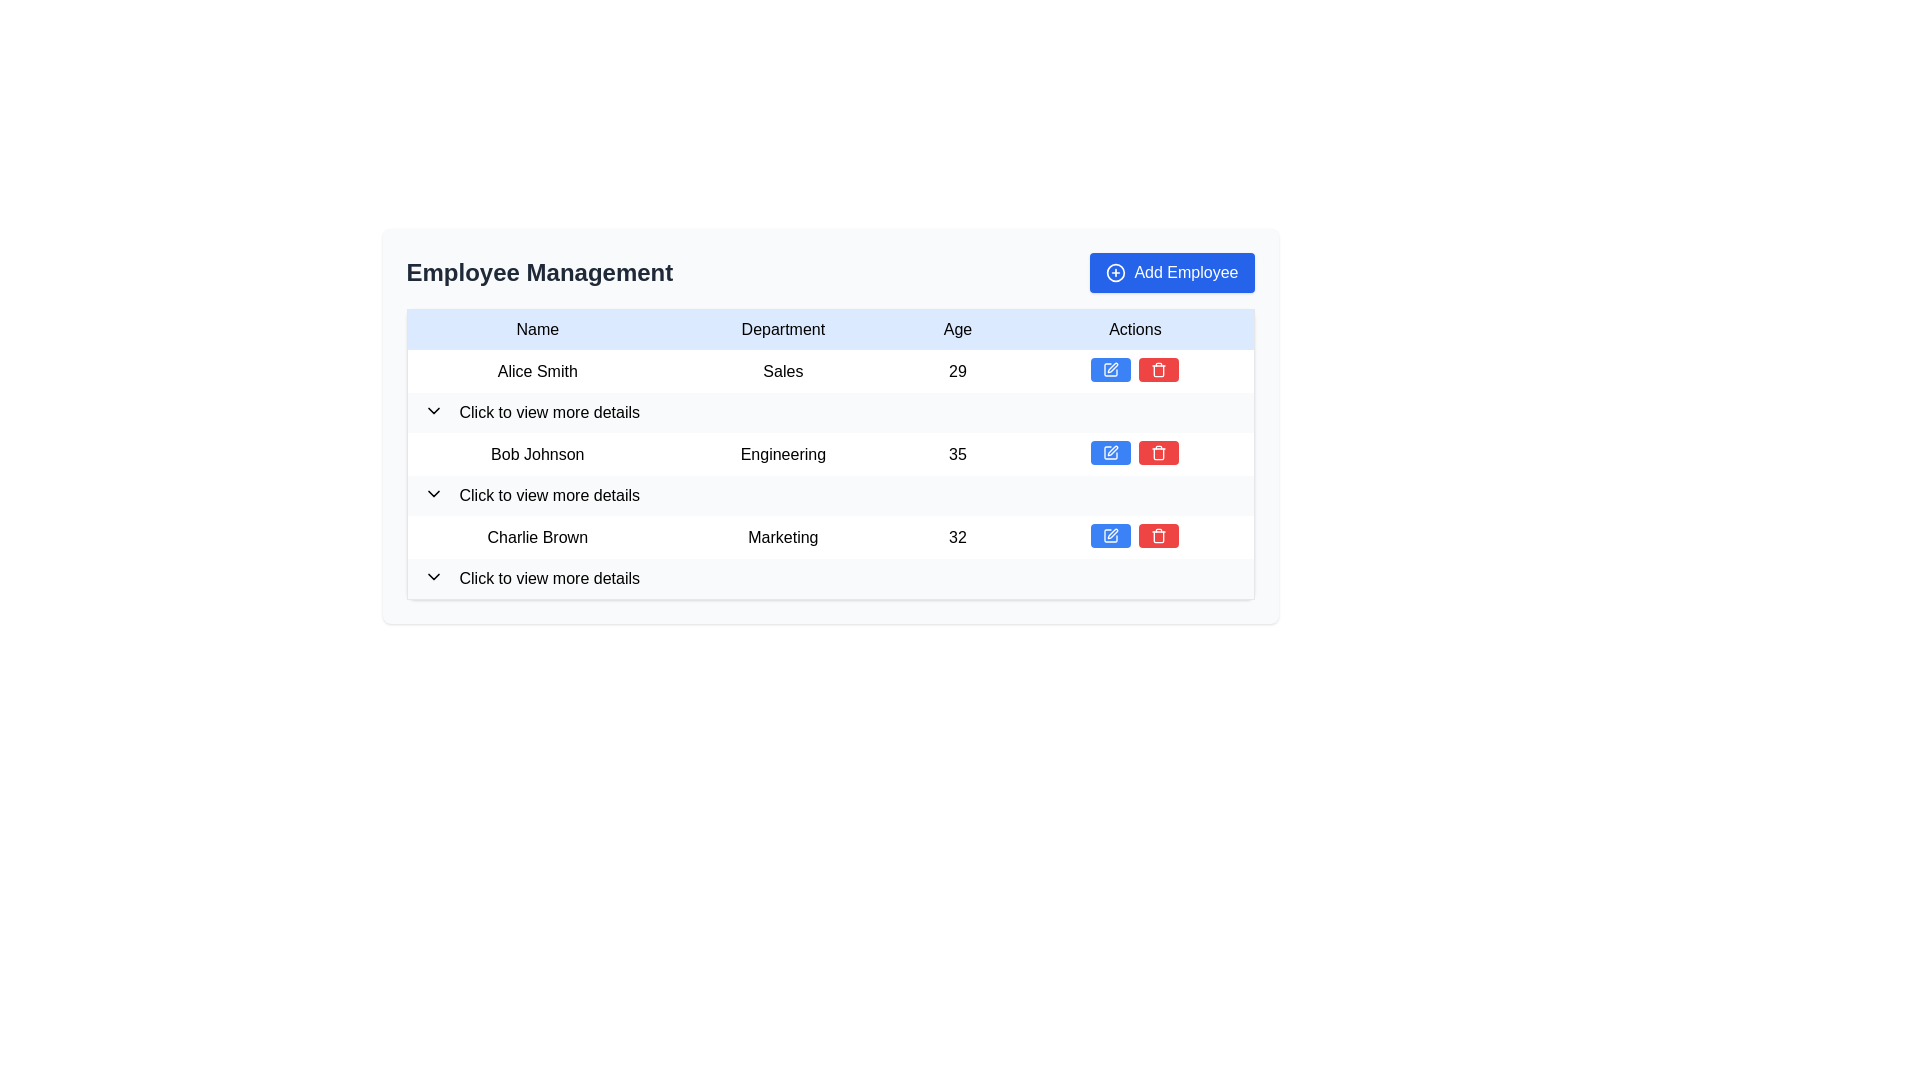 This screenshot has width=1920, height=1080. Describe the element at coordinates (1110, 452) in the screenshot. I see `the edit button in the Actions column of the second row` at that location.